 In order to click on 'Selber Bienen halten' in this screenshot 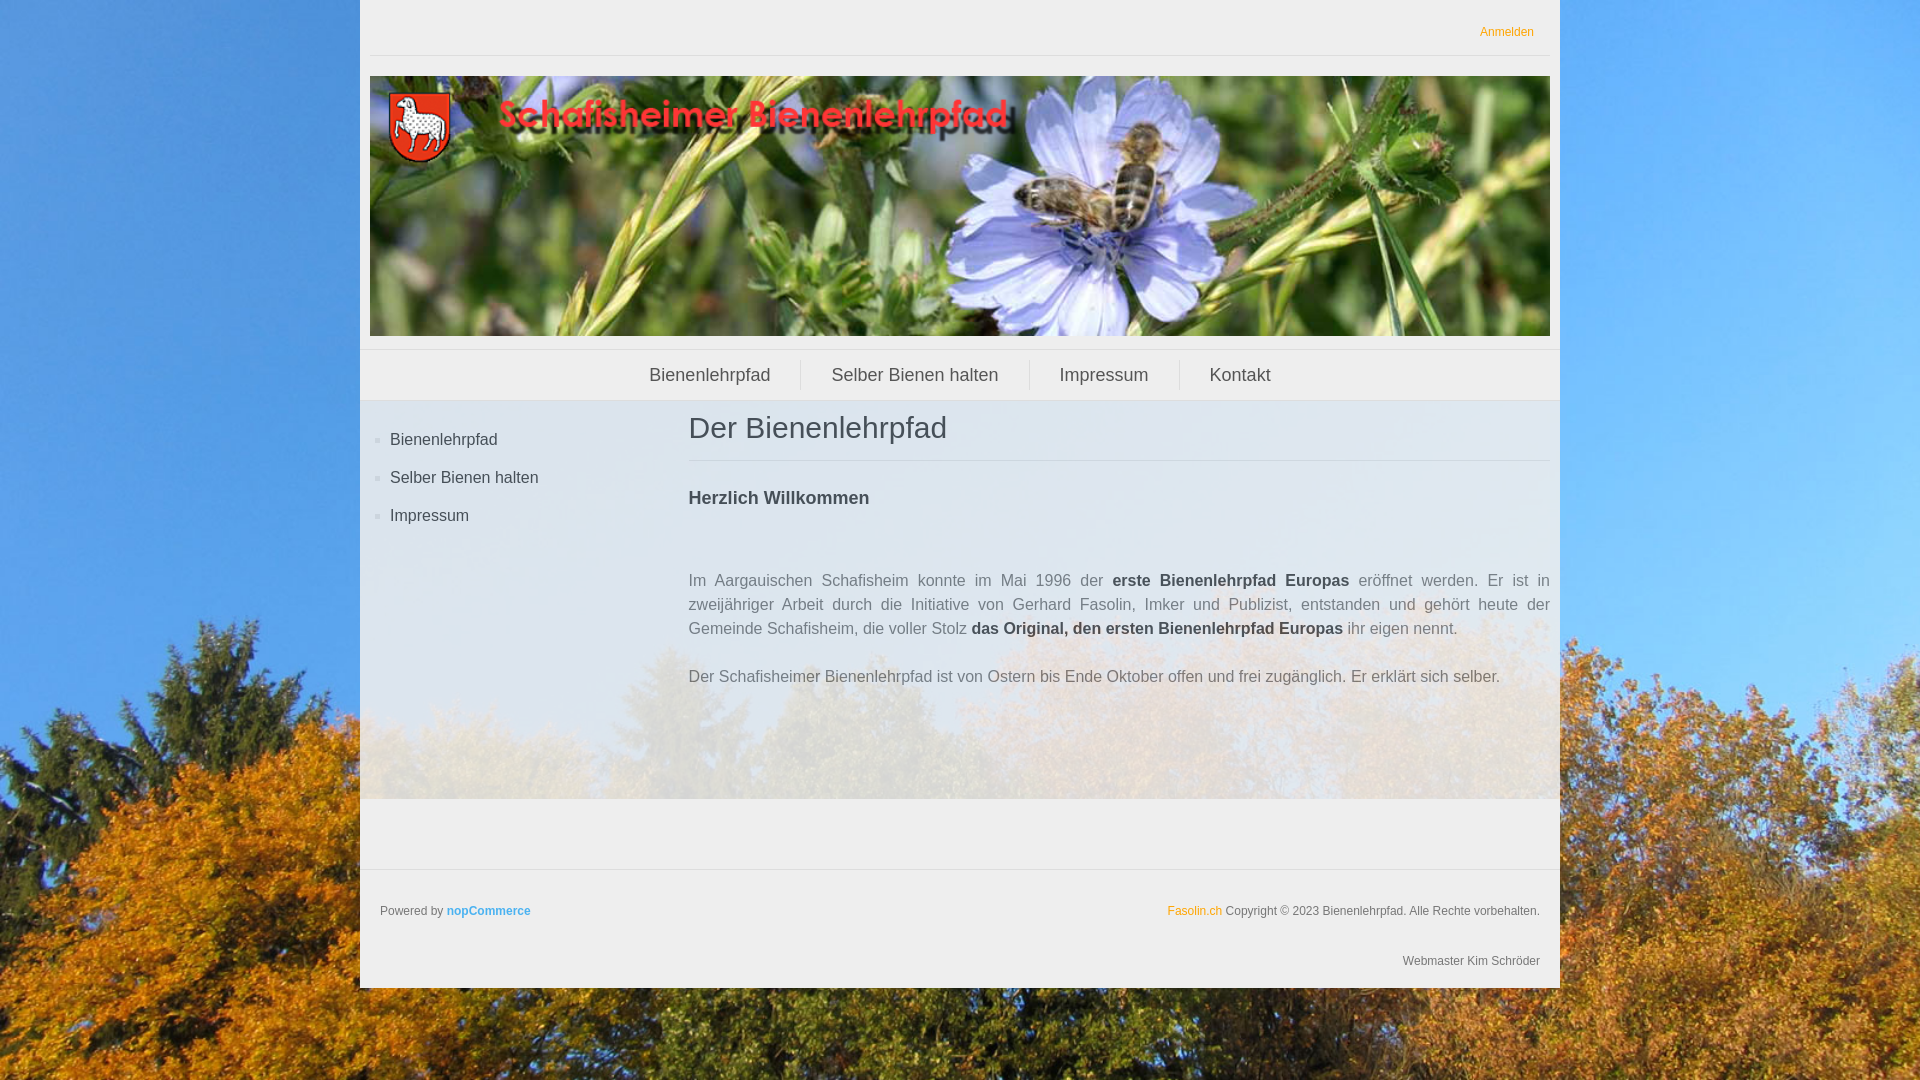, I will do `click(913, 374)`.